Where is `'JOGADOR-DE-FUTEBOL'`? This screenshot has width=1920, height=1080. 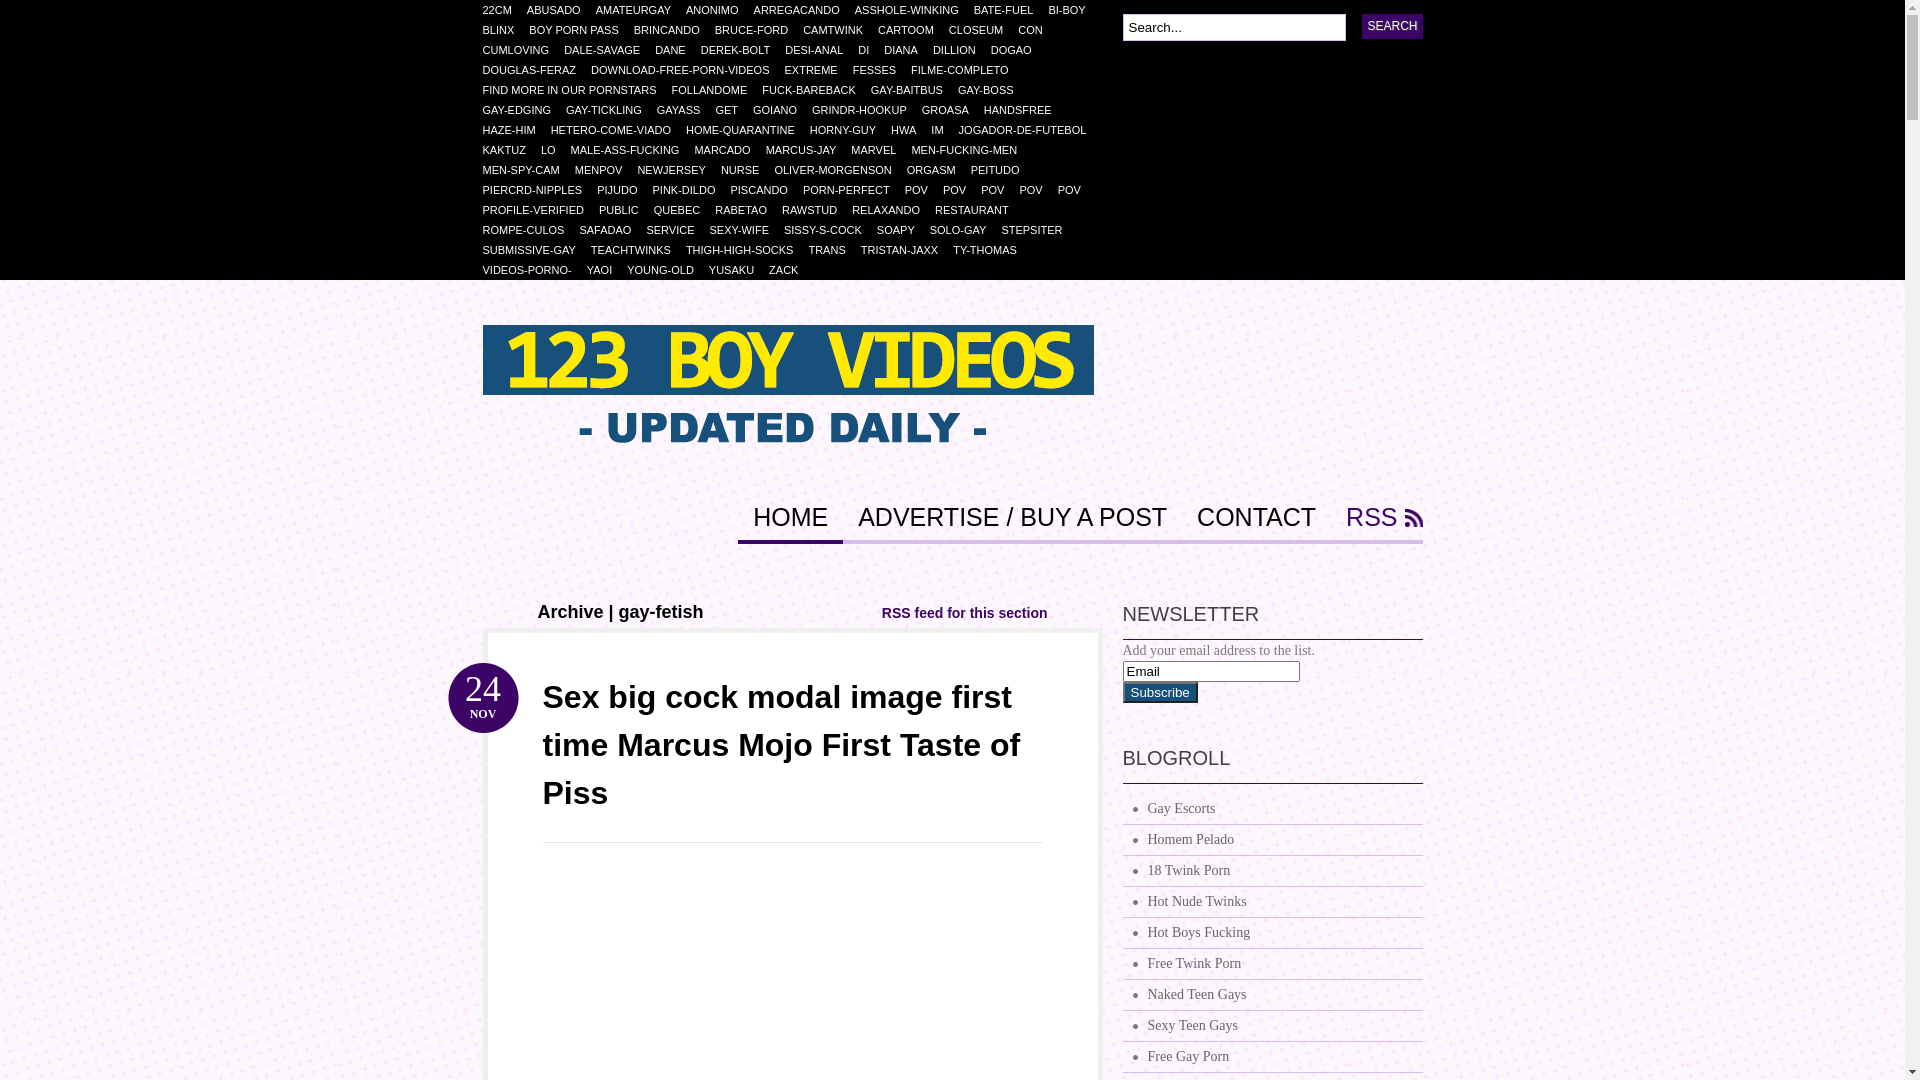 'JOGADOR-DE-FUTEBOL' is located at coordinates (1030, 130).